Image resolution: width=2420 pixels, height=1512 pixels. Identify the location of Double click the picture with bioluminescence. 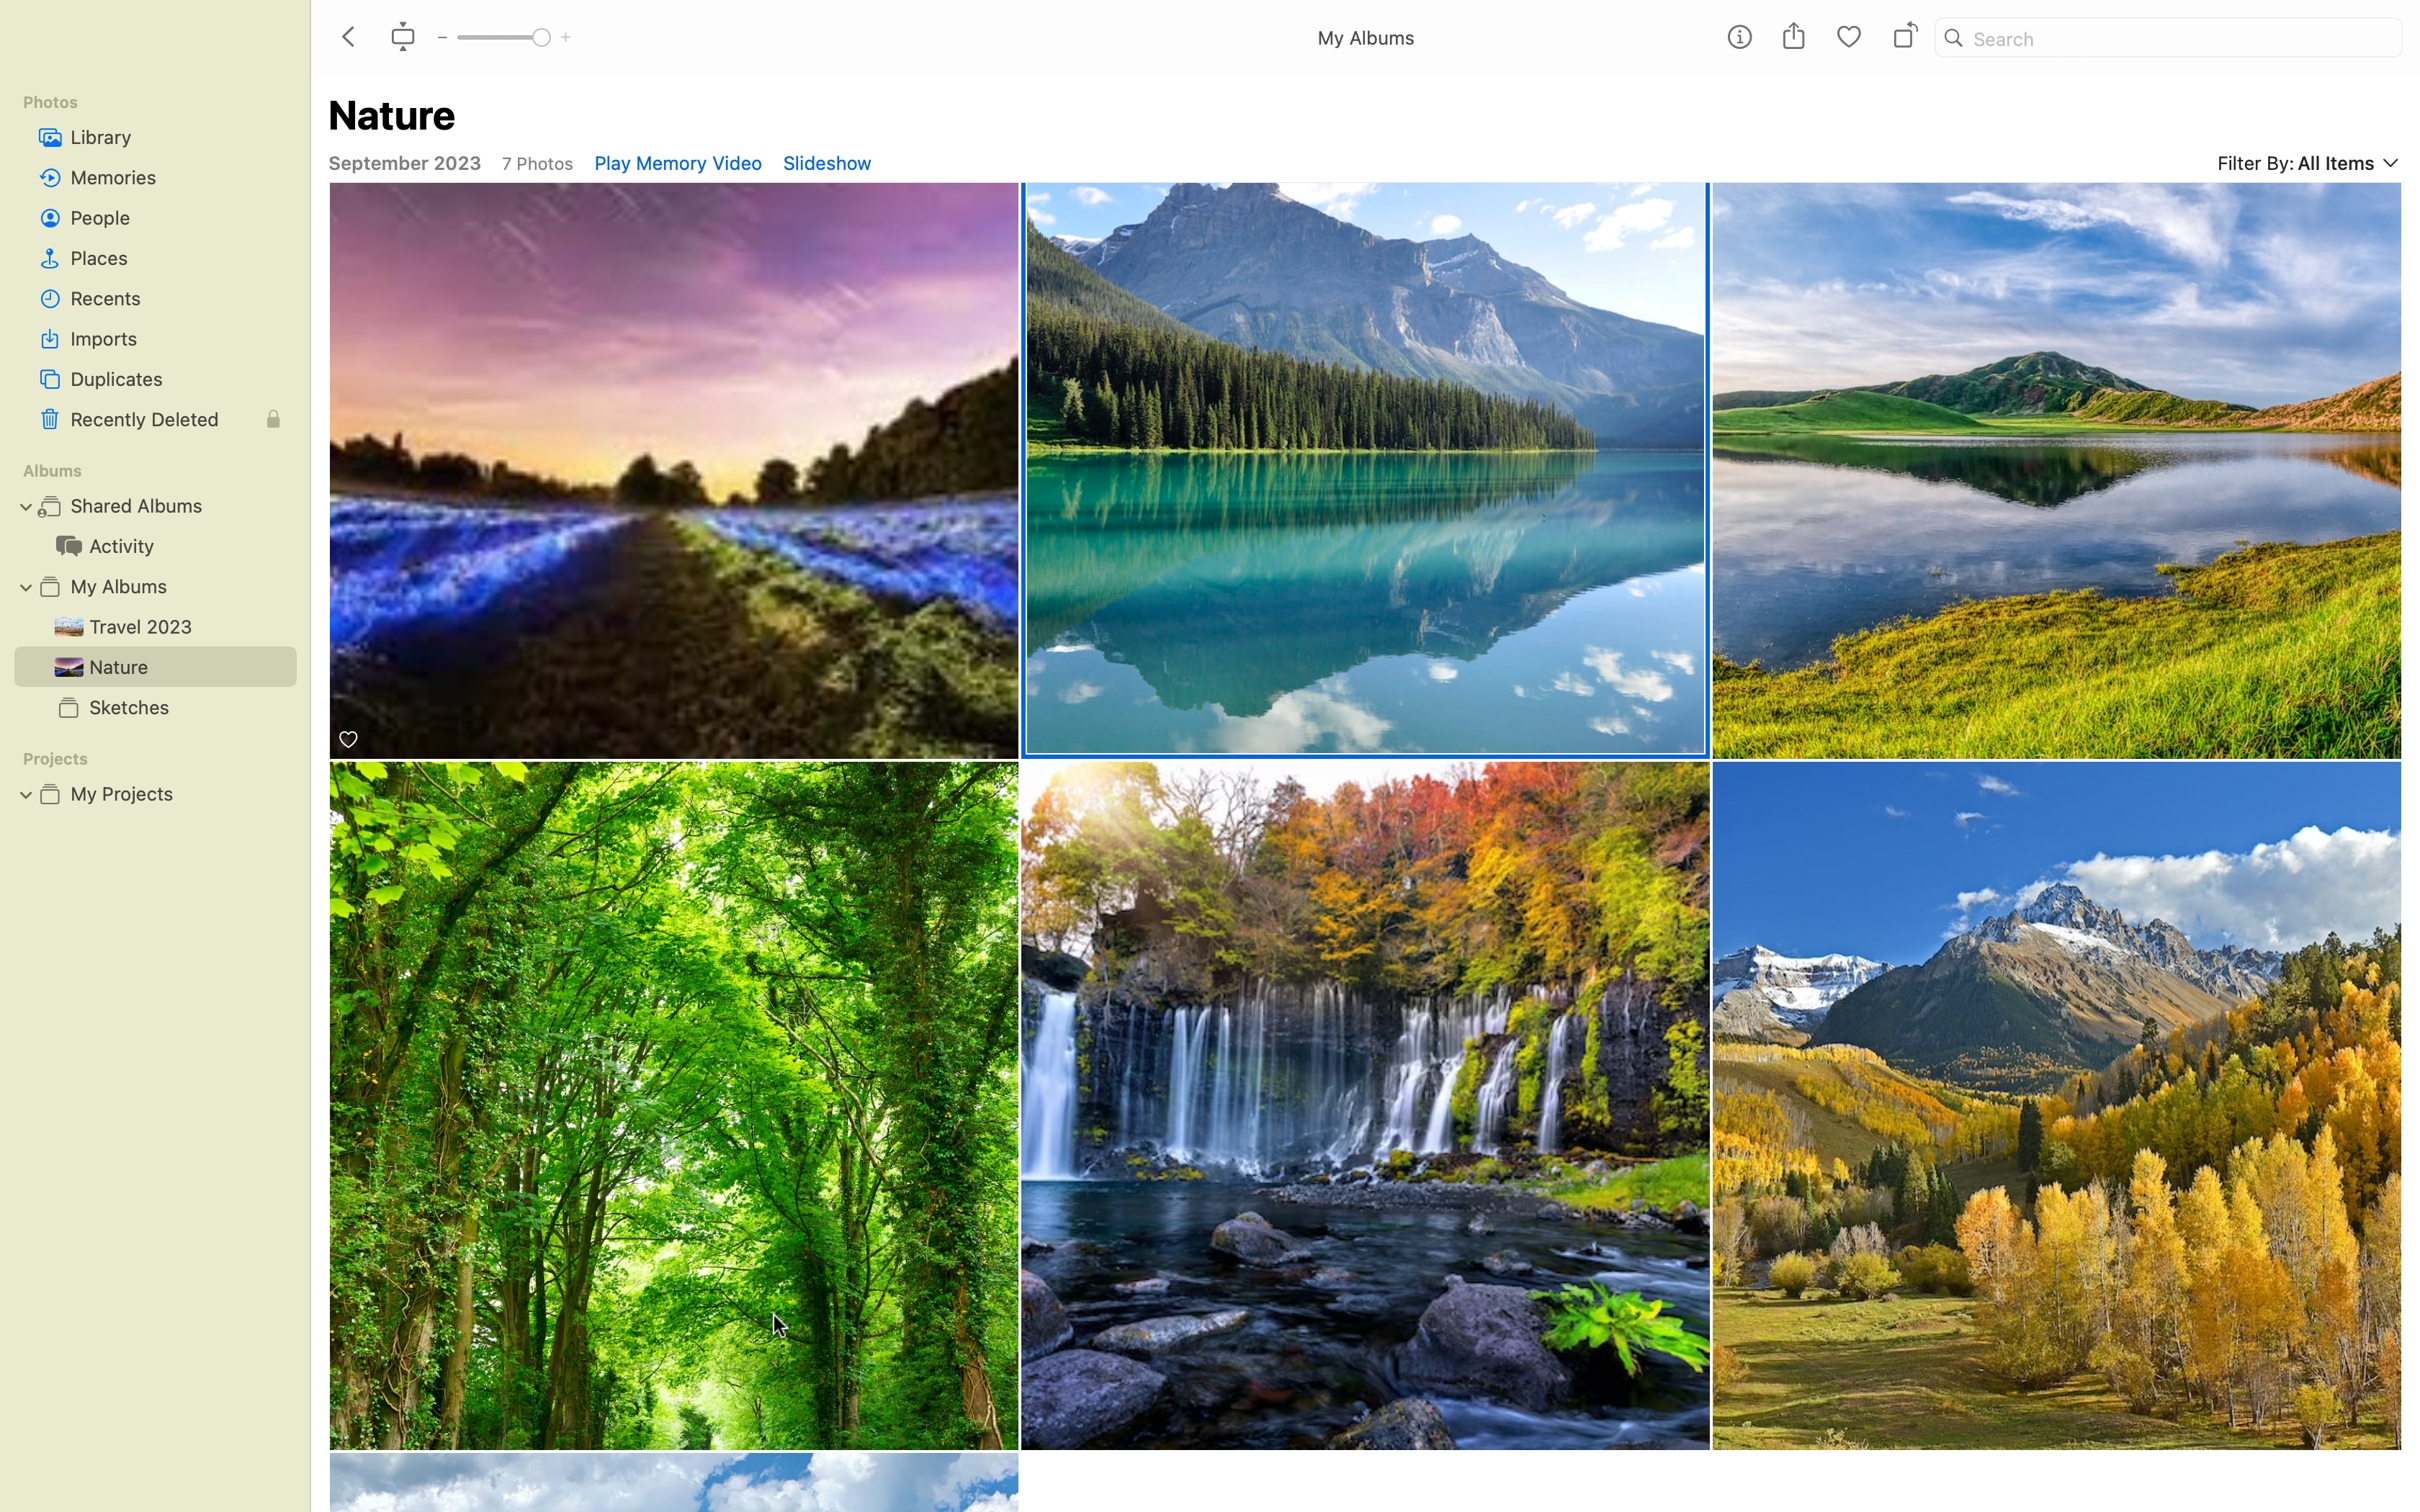
(674, 472).